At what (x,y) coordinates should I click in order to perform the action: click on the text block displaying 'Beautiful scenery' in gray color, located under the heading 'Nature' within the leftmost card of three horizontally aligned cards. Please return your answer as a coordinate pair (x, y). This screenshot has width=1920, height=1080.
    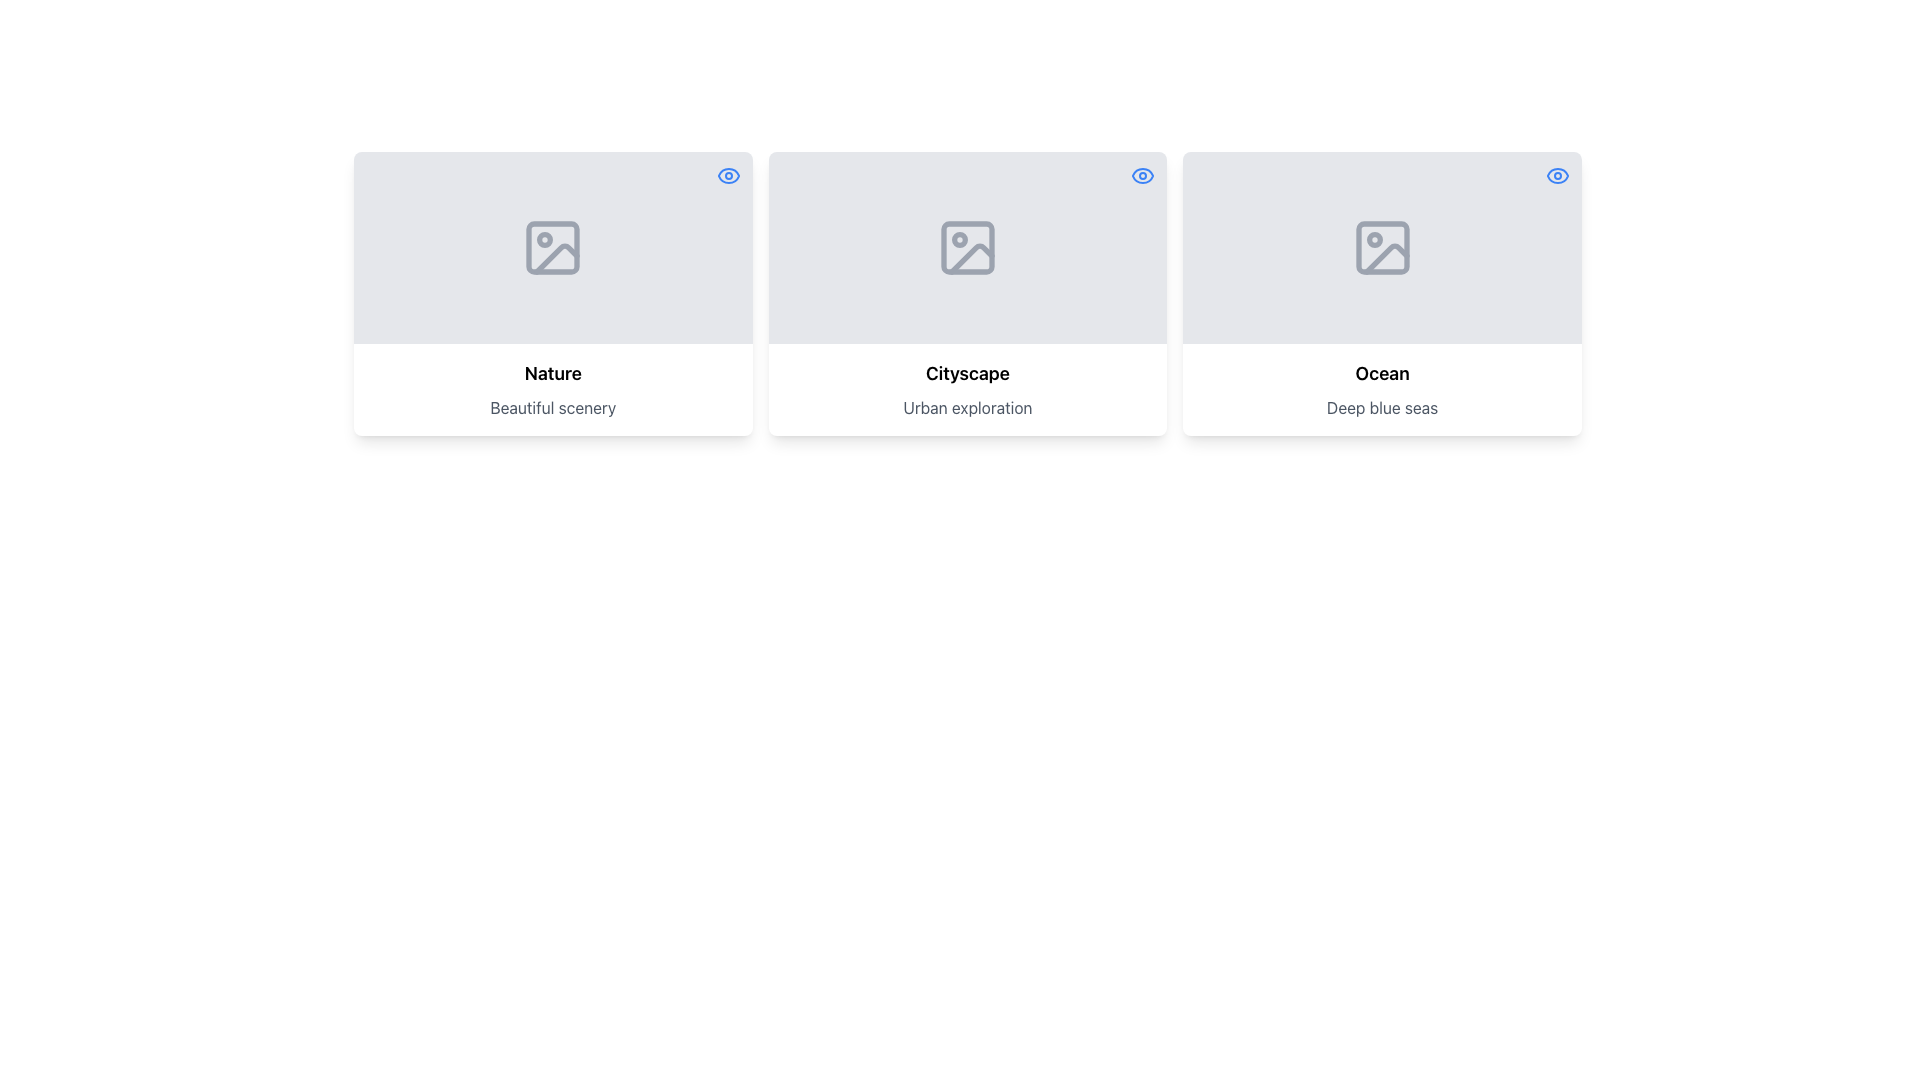
    Looking at the image, I should click on (553, 407).